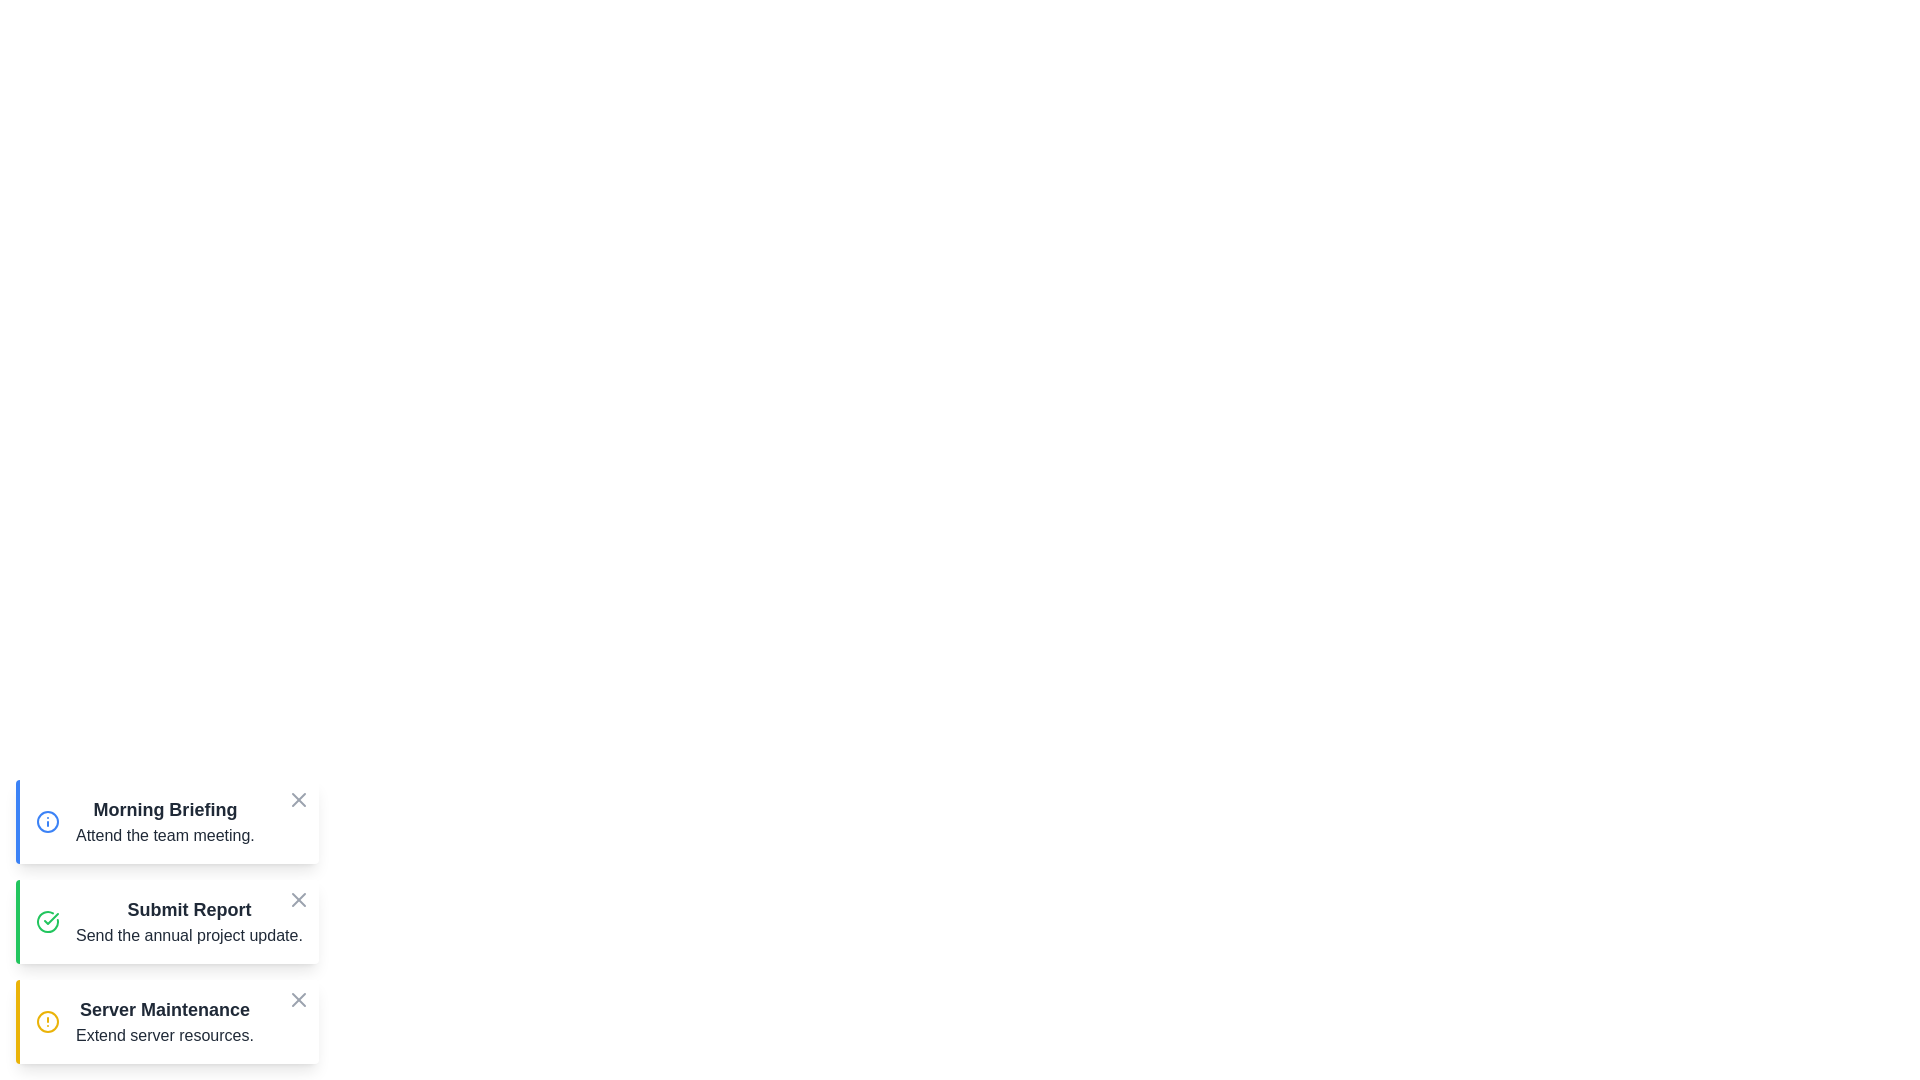 This screenshot has height=1080, width=1920. What do you see at coordinates (189, 921) in the screenshot?
I see `the 'Submit Report' text block` at bounding box center [189, 921].